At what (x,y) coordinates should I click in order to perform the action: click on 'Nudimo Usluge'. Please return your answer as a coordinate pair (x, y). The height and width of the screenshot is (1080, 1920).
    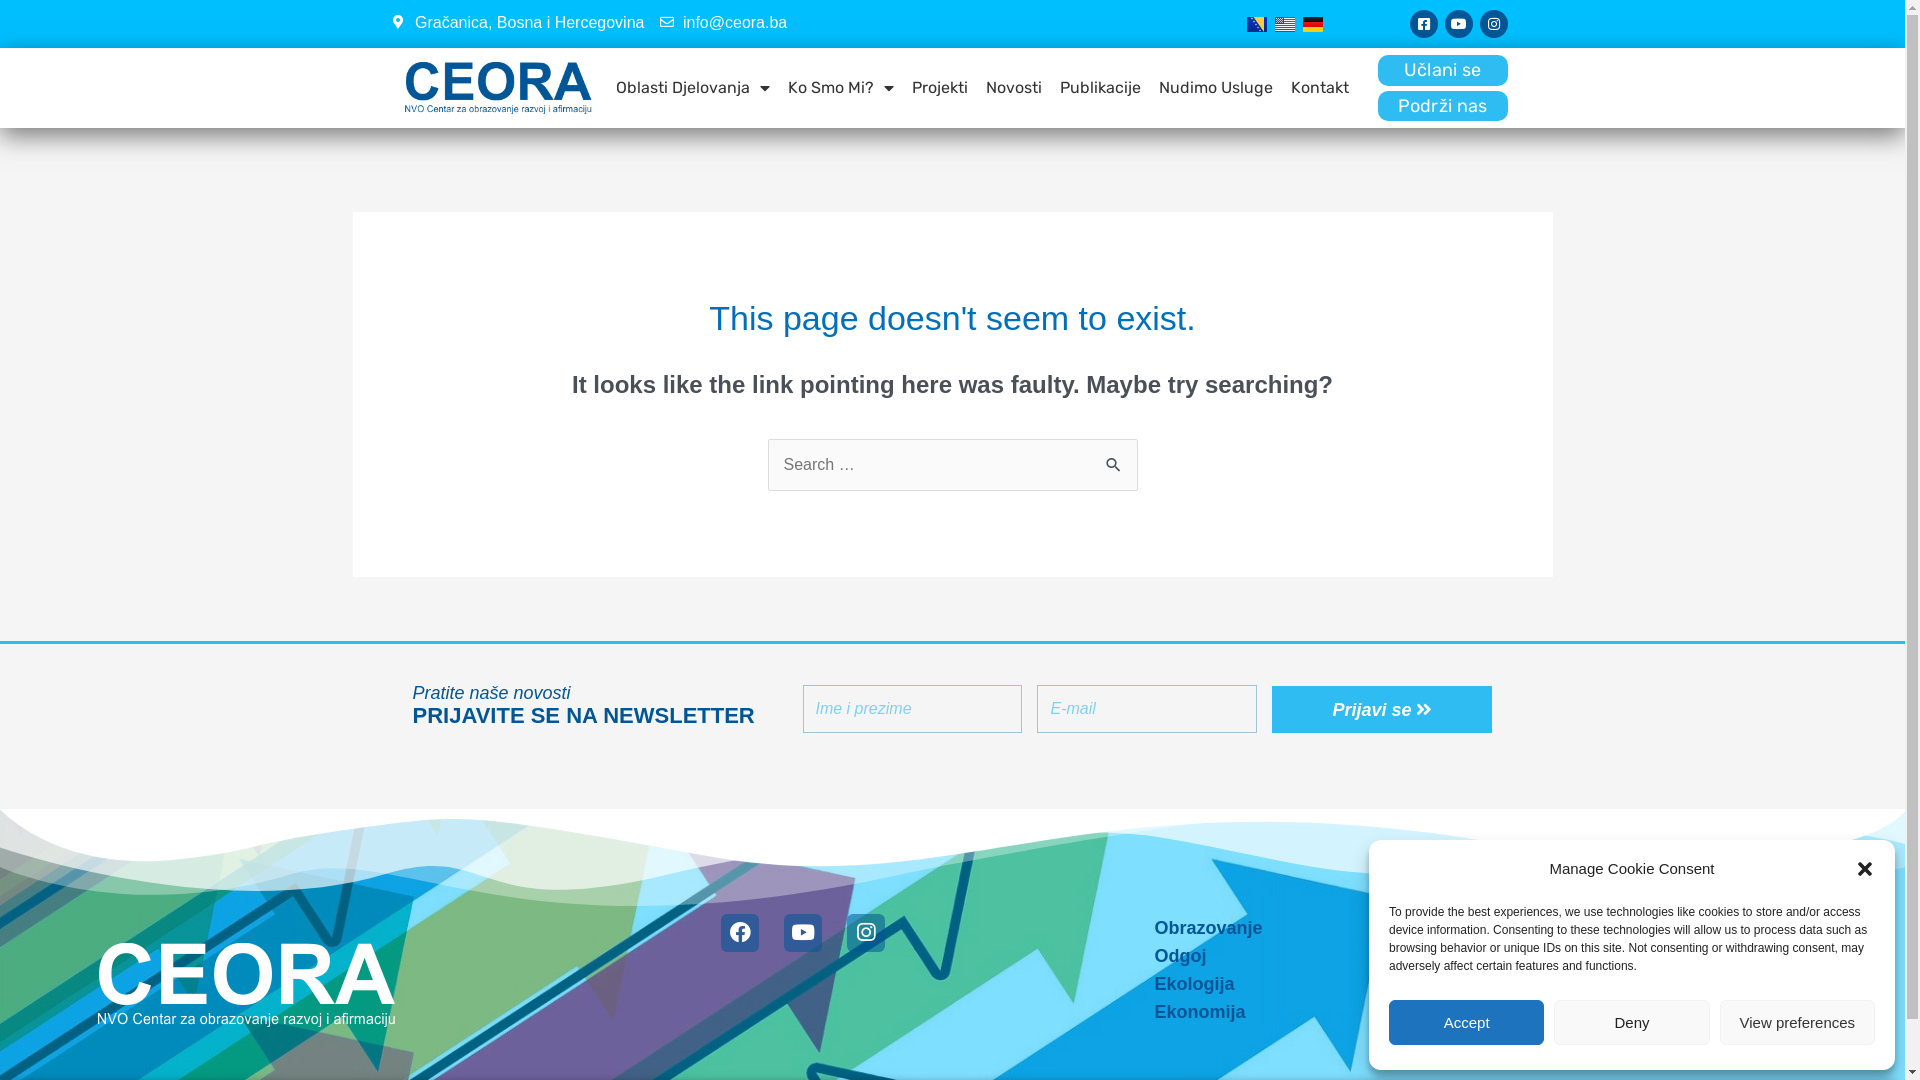
    Looking at the image, I should click on (1214, 87).